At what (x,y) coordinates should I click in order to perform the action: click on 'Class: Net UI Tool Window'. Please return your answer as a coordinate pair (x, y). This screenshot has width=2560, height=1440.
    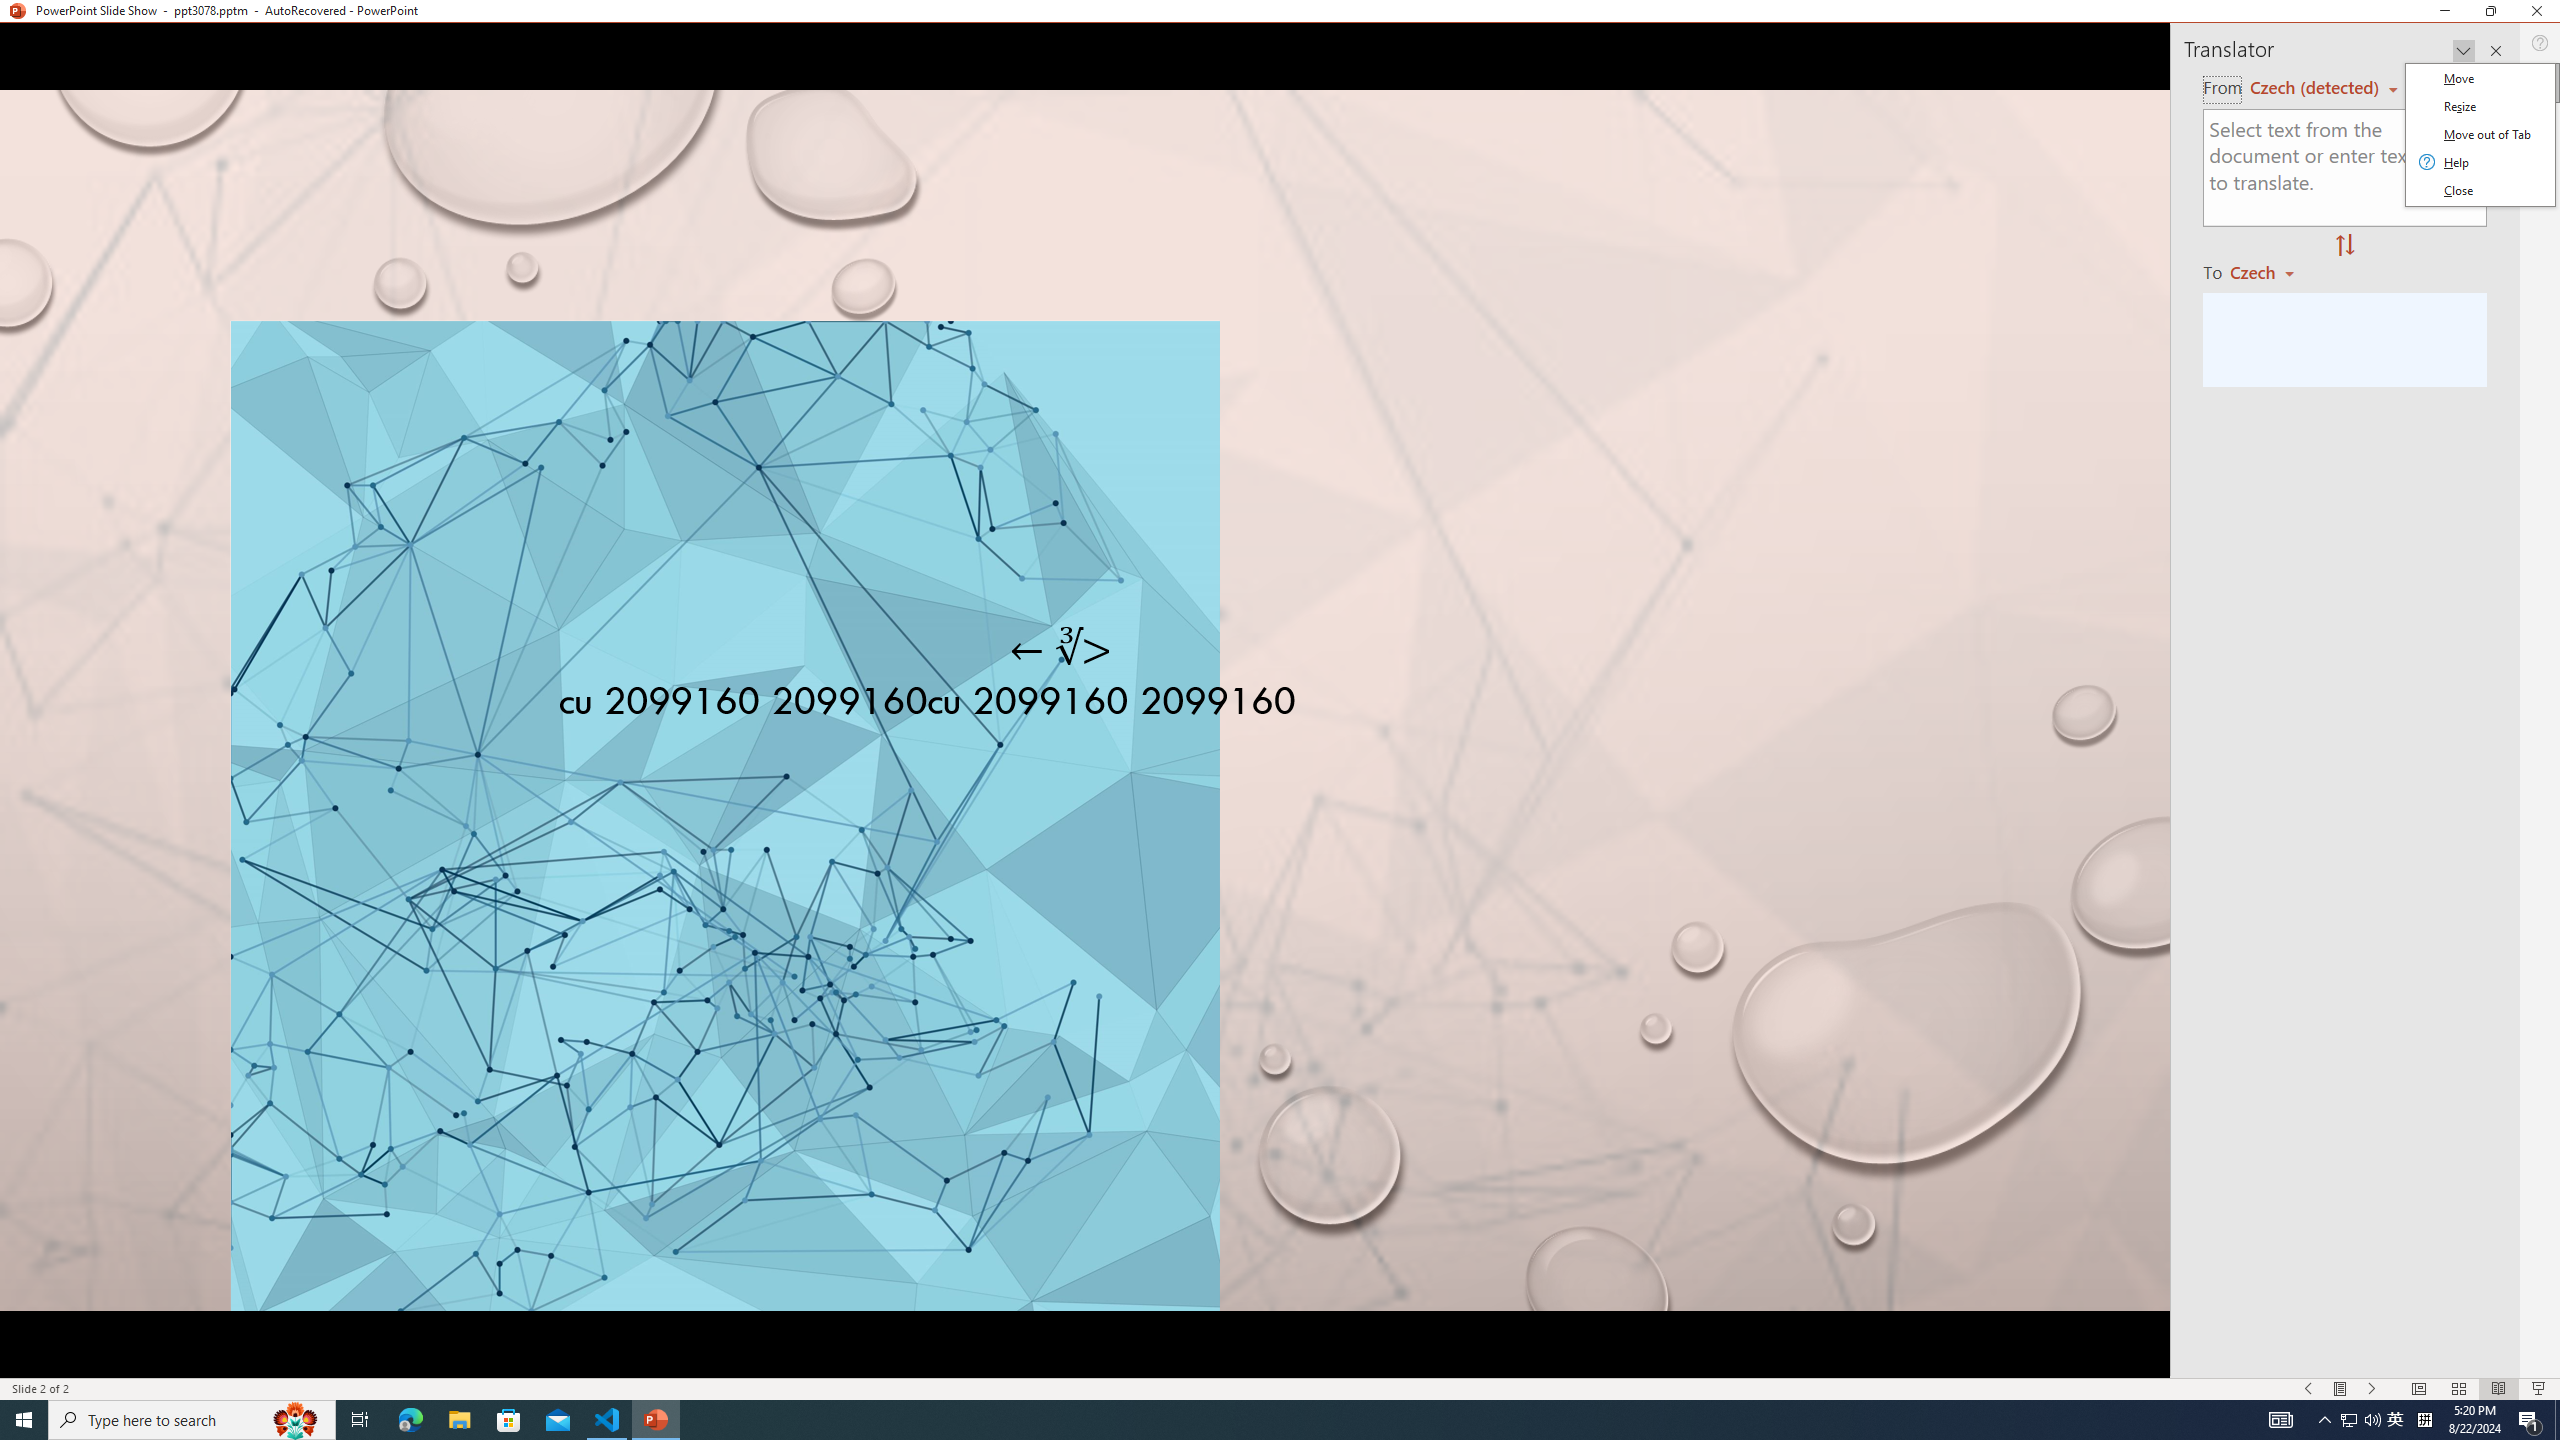
    Looking at the image, I should click on (2478, 134).